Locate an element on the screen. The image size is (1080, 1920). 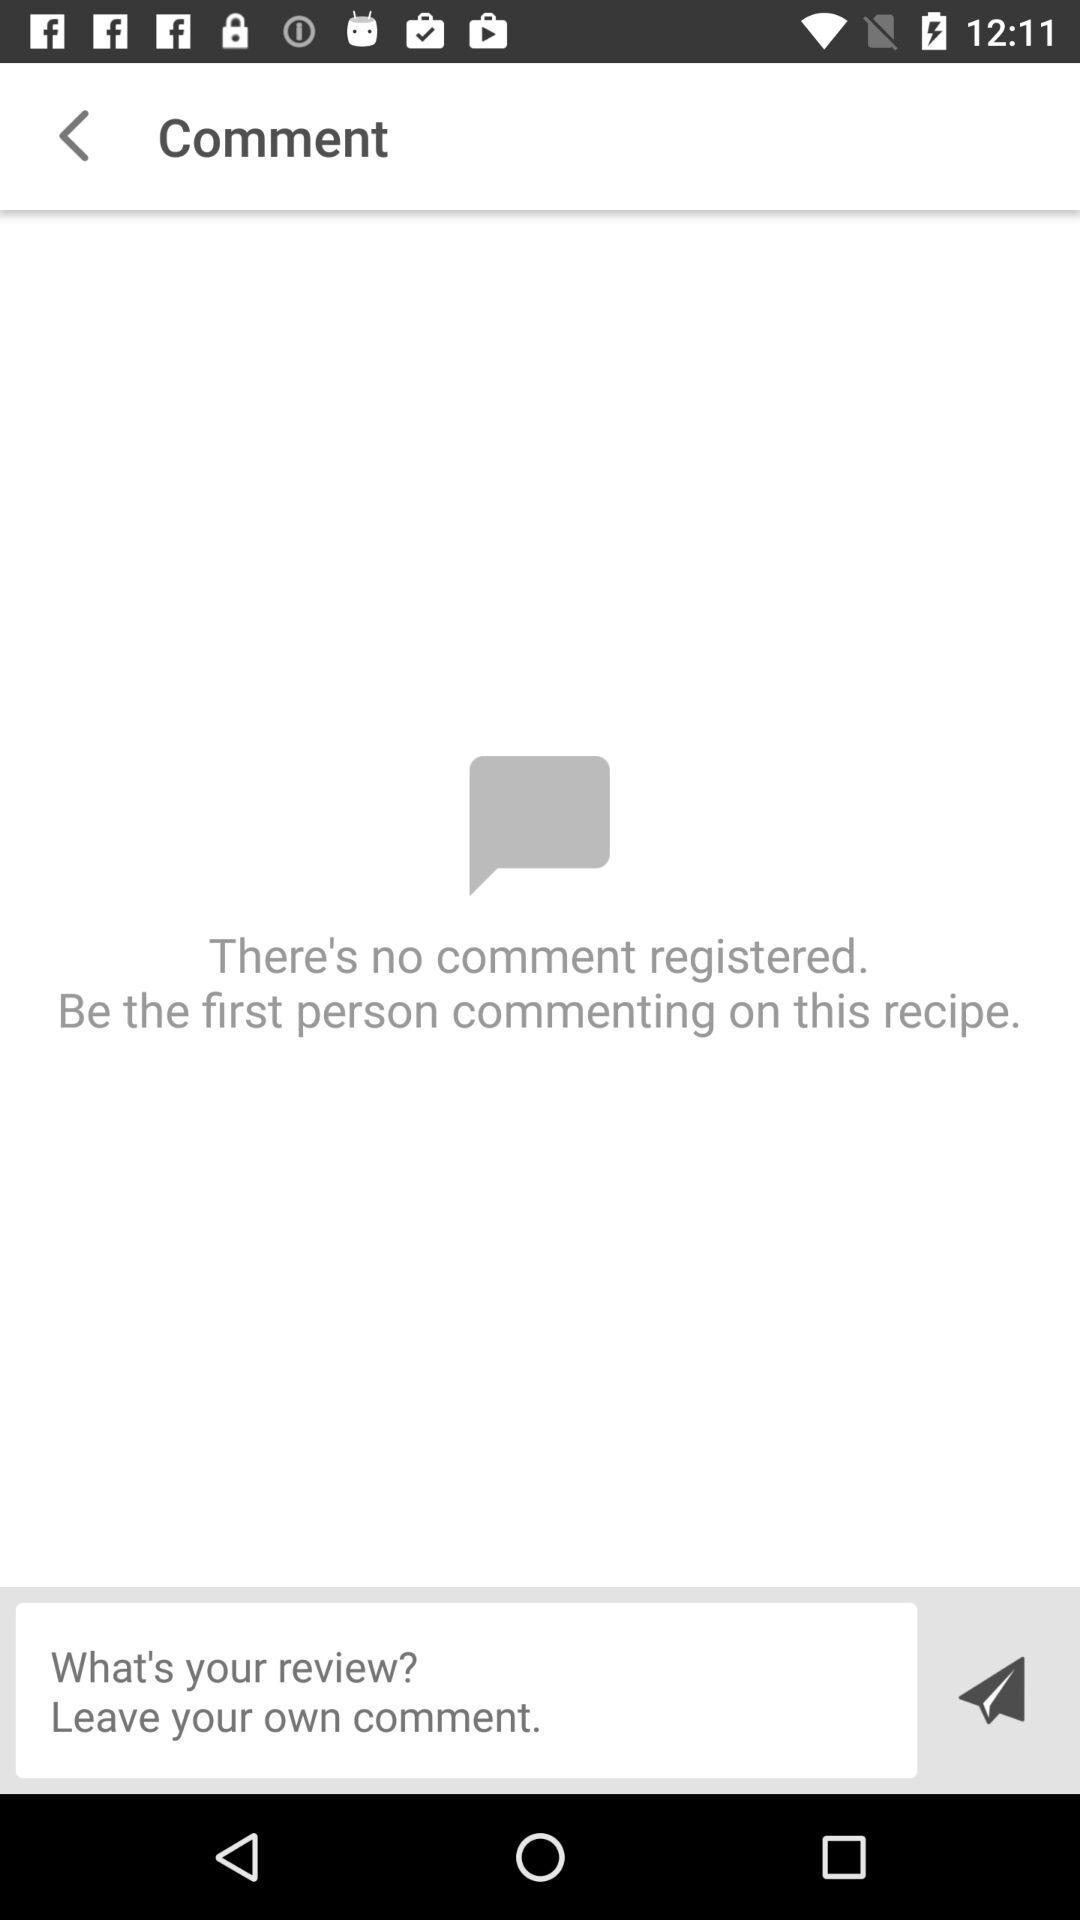
the icon to the left of the comment app is located at coordinates (72, 135).